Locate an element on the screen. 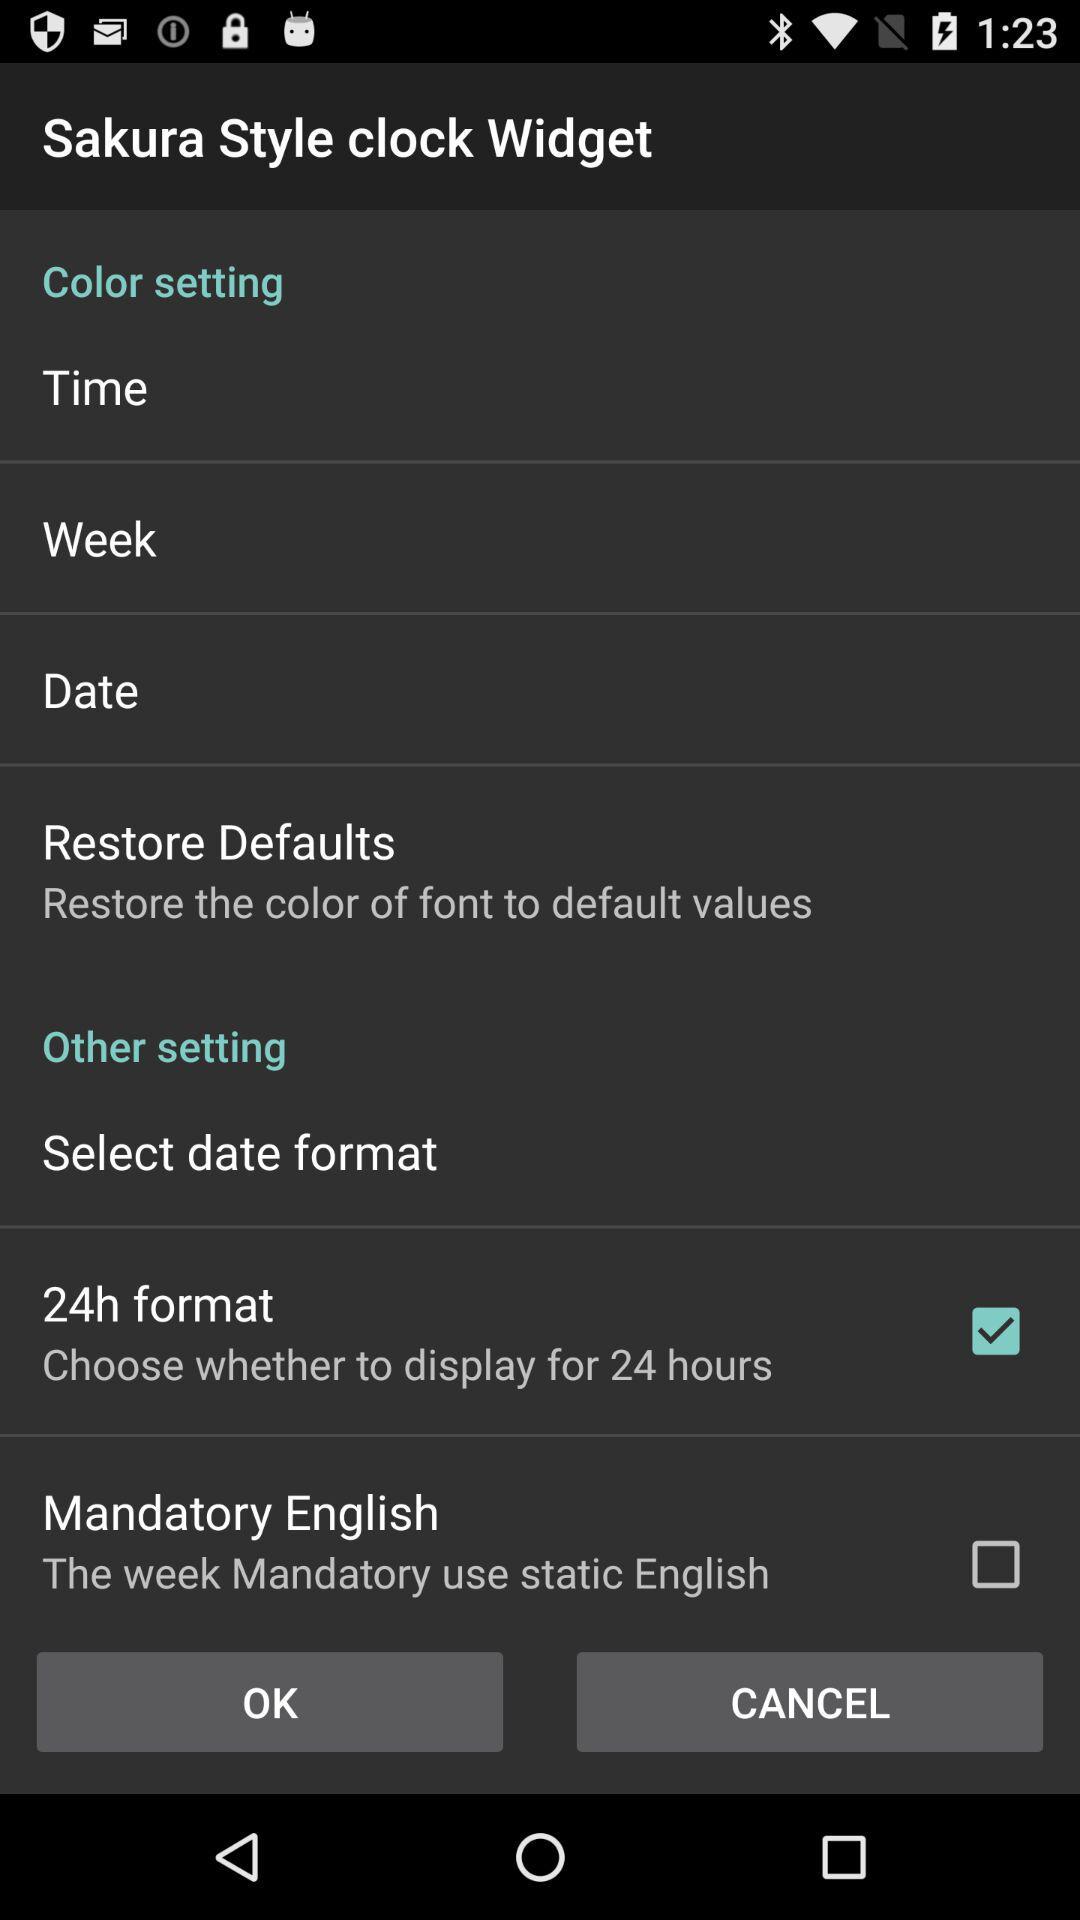 The height and width of the screenshot is (1920, 1080). the app below the 24h format is located at coordinates (406, 1362).